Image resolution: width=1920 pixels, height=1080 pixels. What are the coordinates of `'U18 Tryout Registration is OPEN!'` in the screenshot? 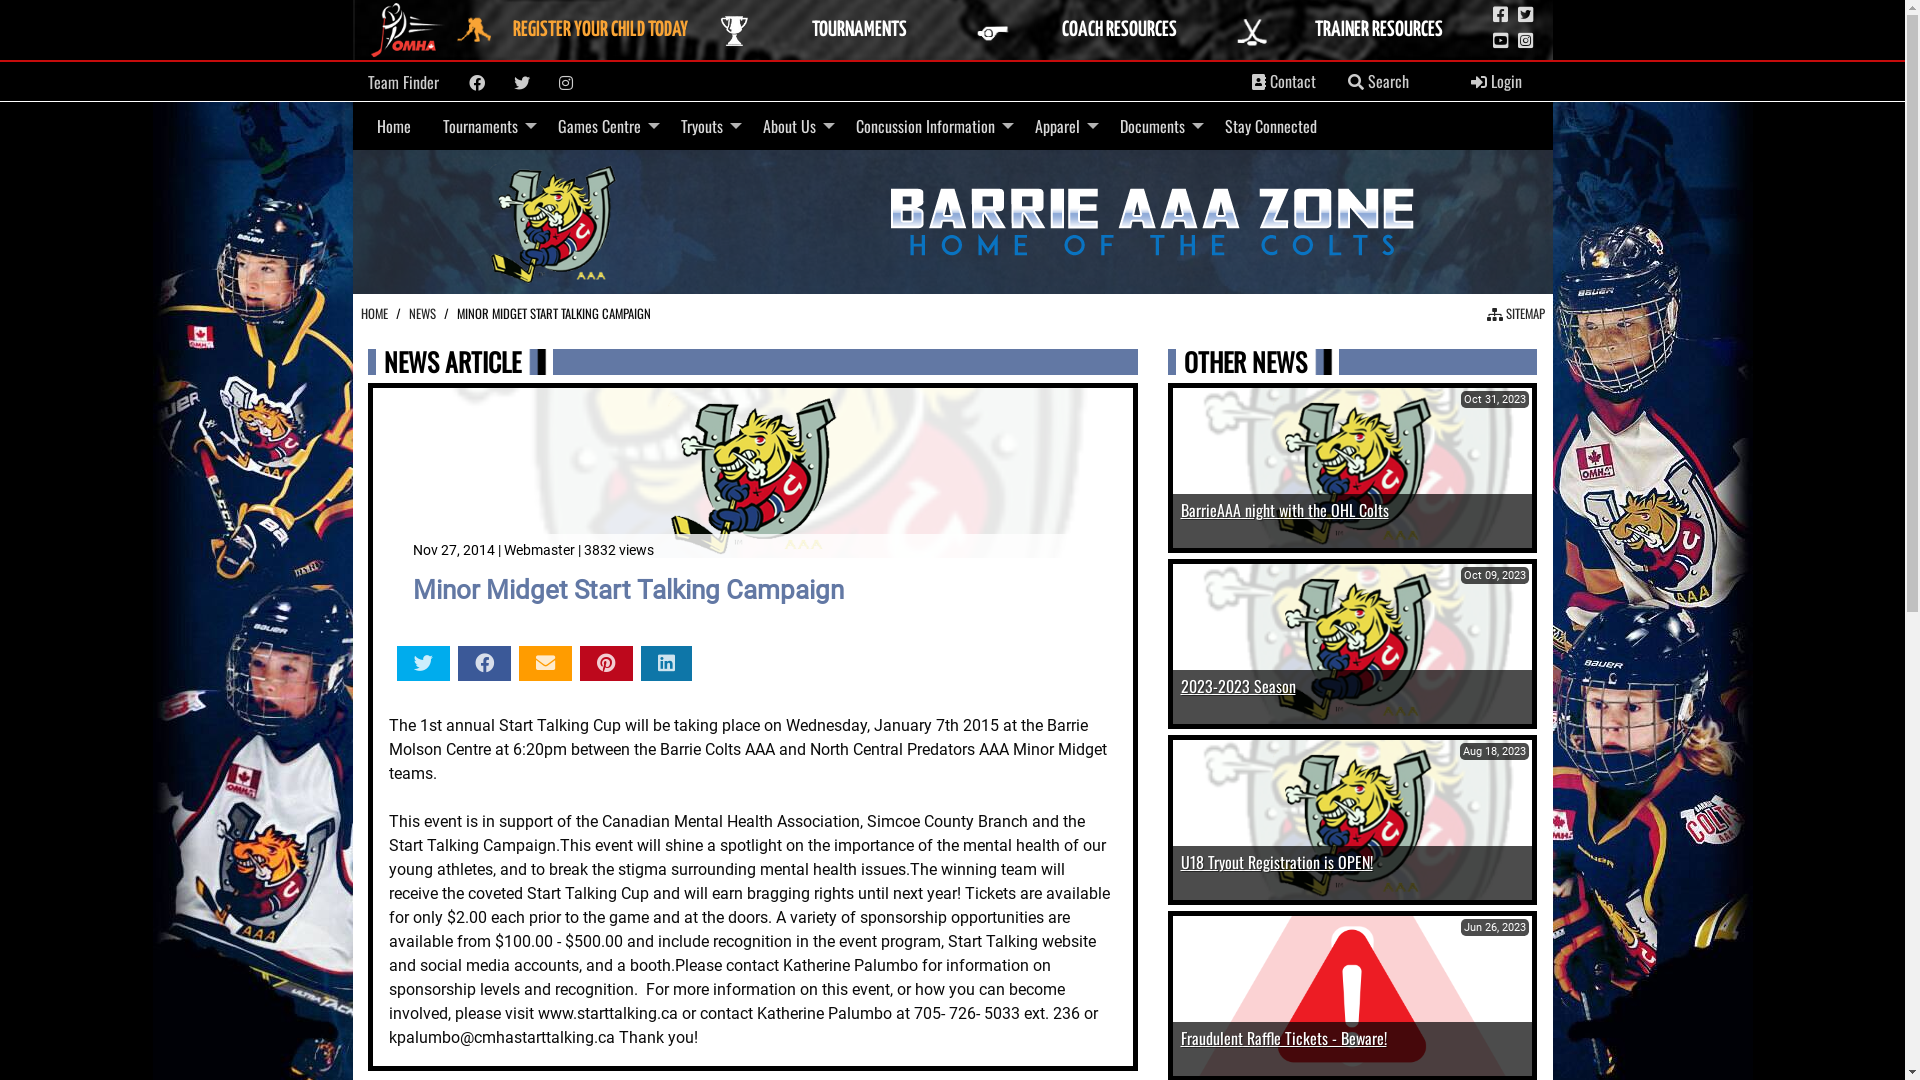 It's located at (1275, 860).